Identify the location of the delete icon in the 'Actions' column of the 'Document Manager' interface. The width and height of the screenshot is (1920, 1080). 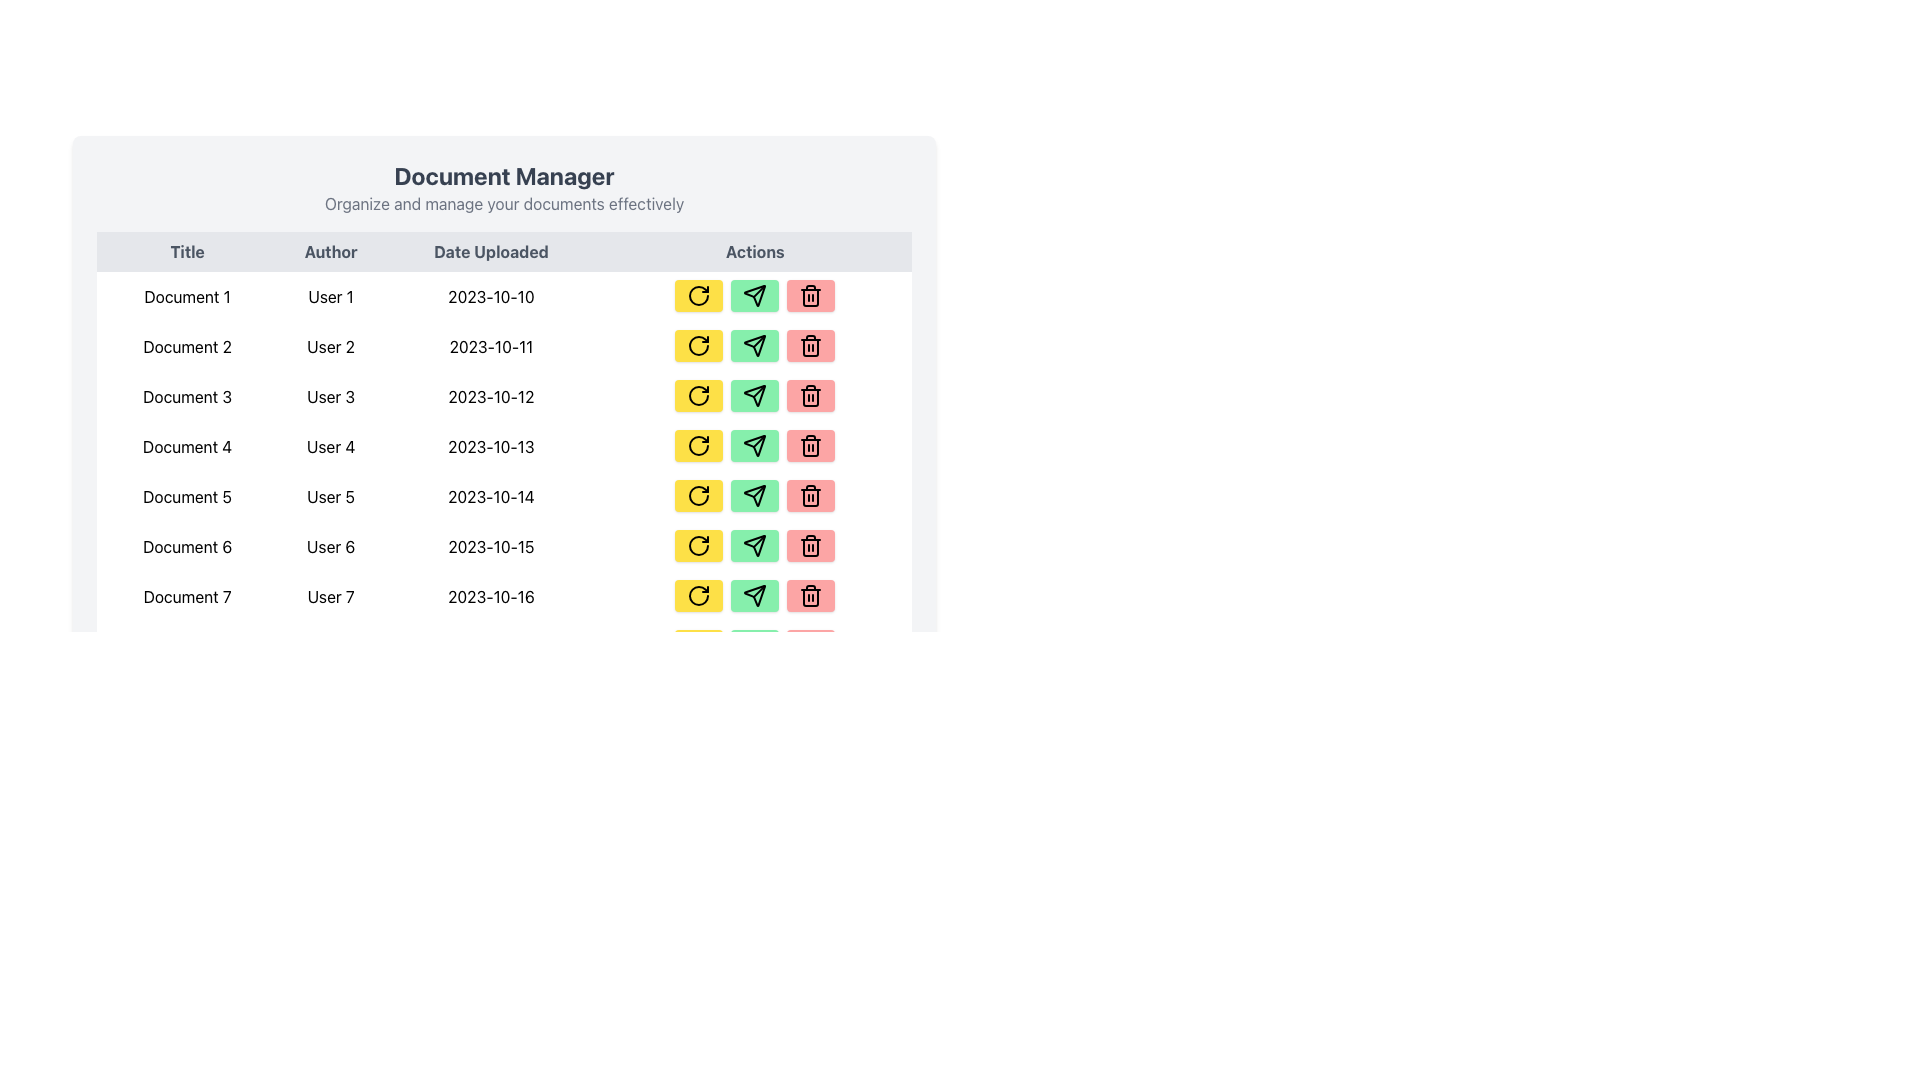
(811, 546).